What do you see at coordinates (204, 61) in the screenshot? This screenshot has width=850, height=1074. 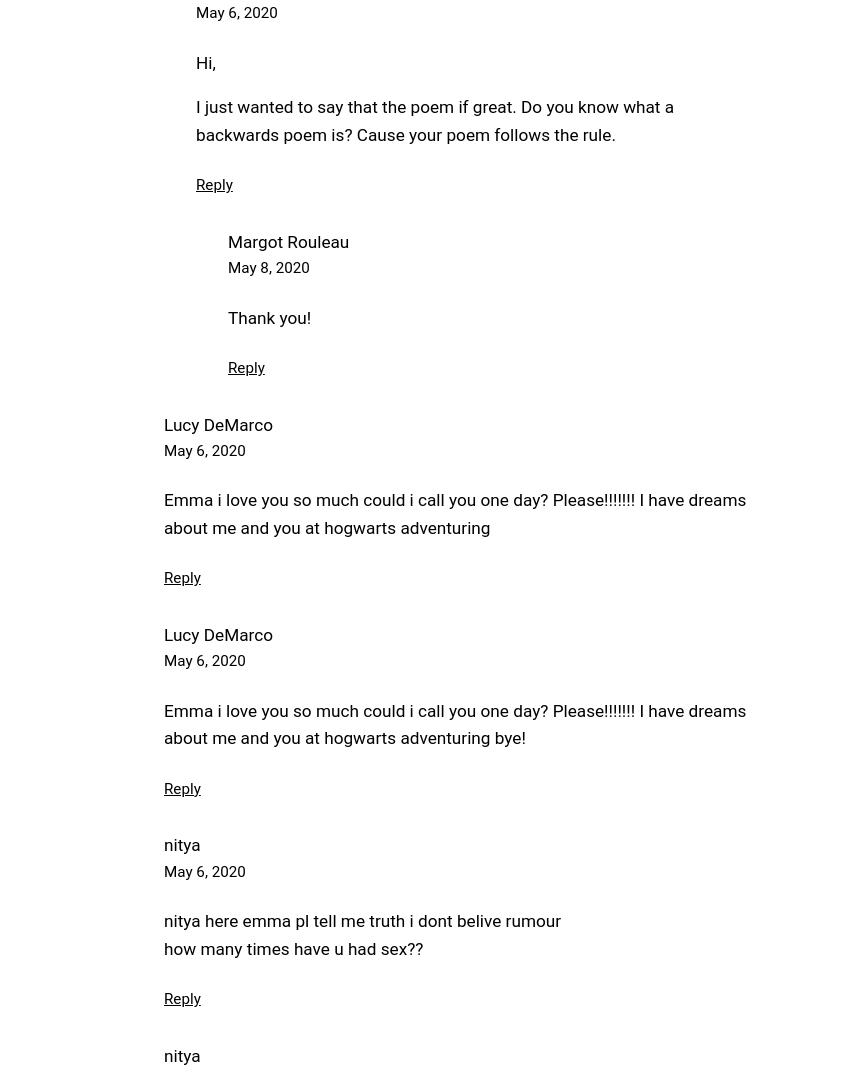 I see `'Hi,'` at bounding box center [204, 61].